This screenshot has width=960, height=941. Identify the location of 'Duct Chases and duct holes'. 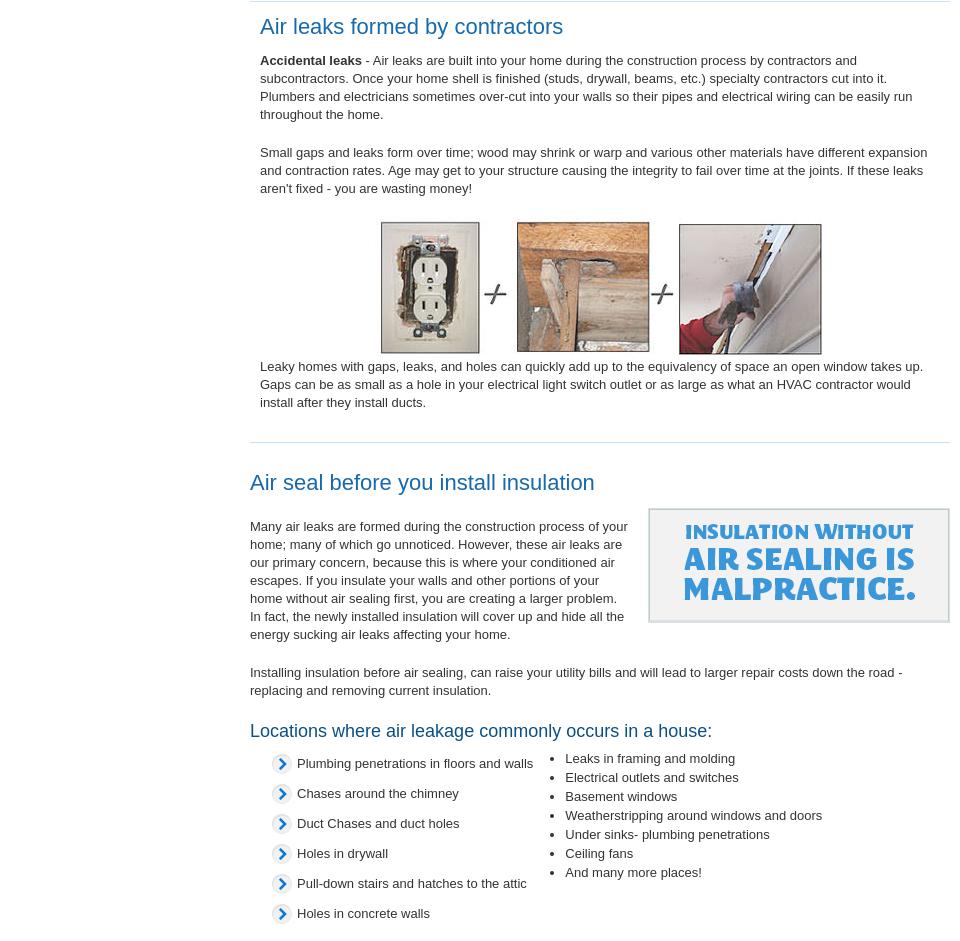
(377, 822).